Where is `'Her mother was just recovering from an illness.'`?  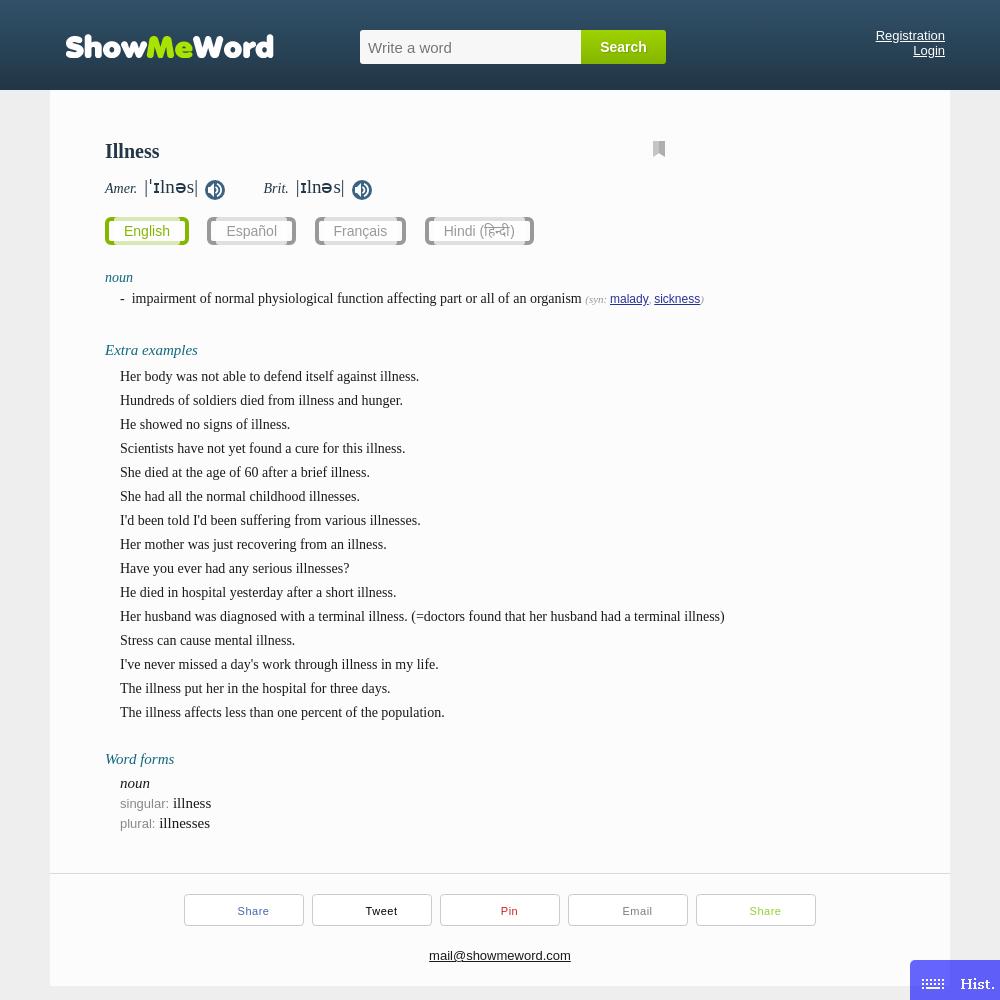 'Her mother was just recovering from an illness.' is located at coordinates (253, 544).